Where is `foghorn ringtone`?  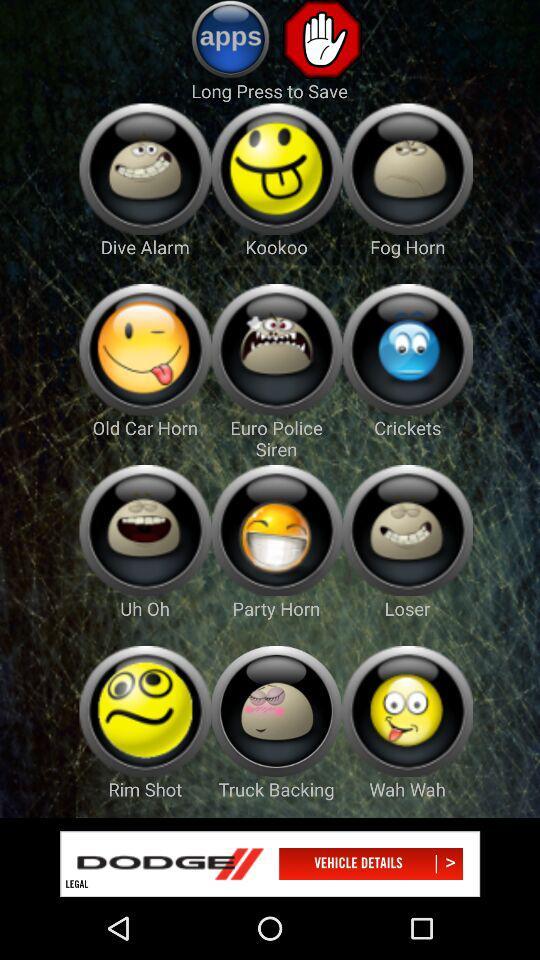 foghorn ringtone is located at coordinates (406, 168).